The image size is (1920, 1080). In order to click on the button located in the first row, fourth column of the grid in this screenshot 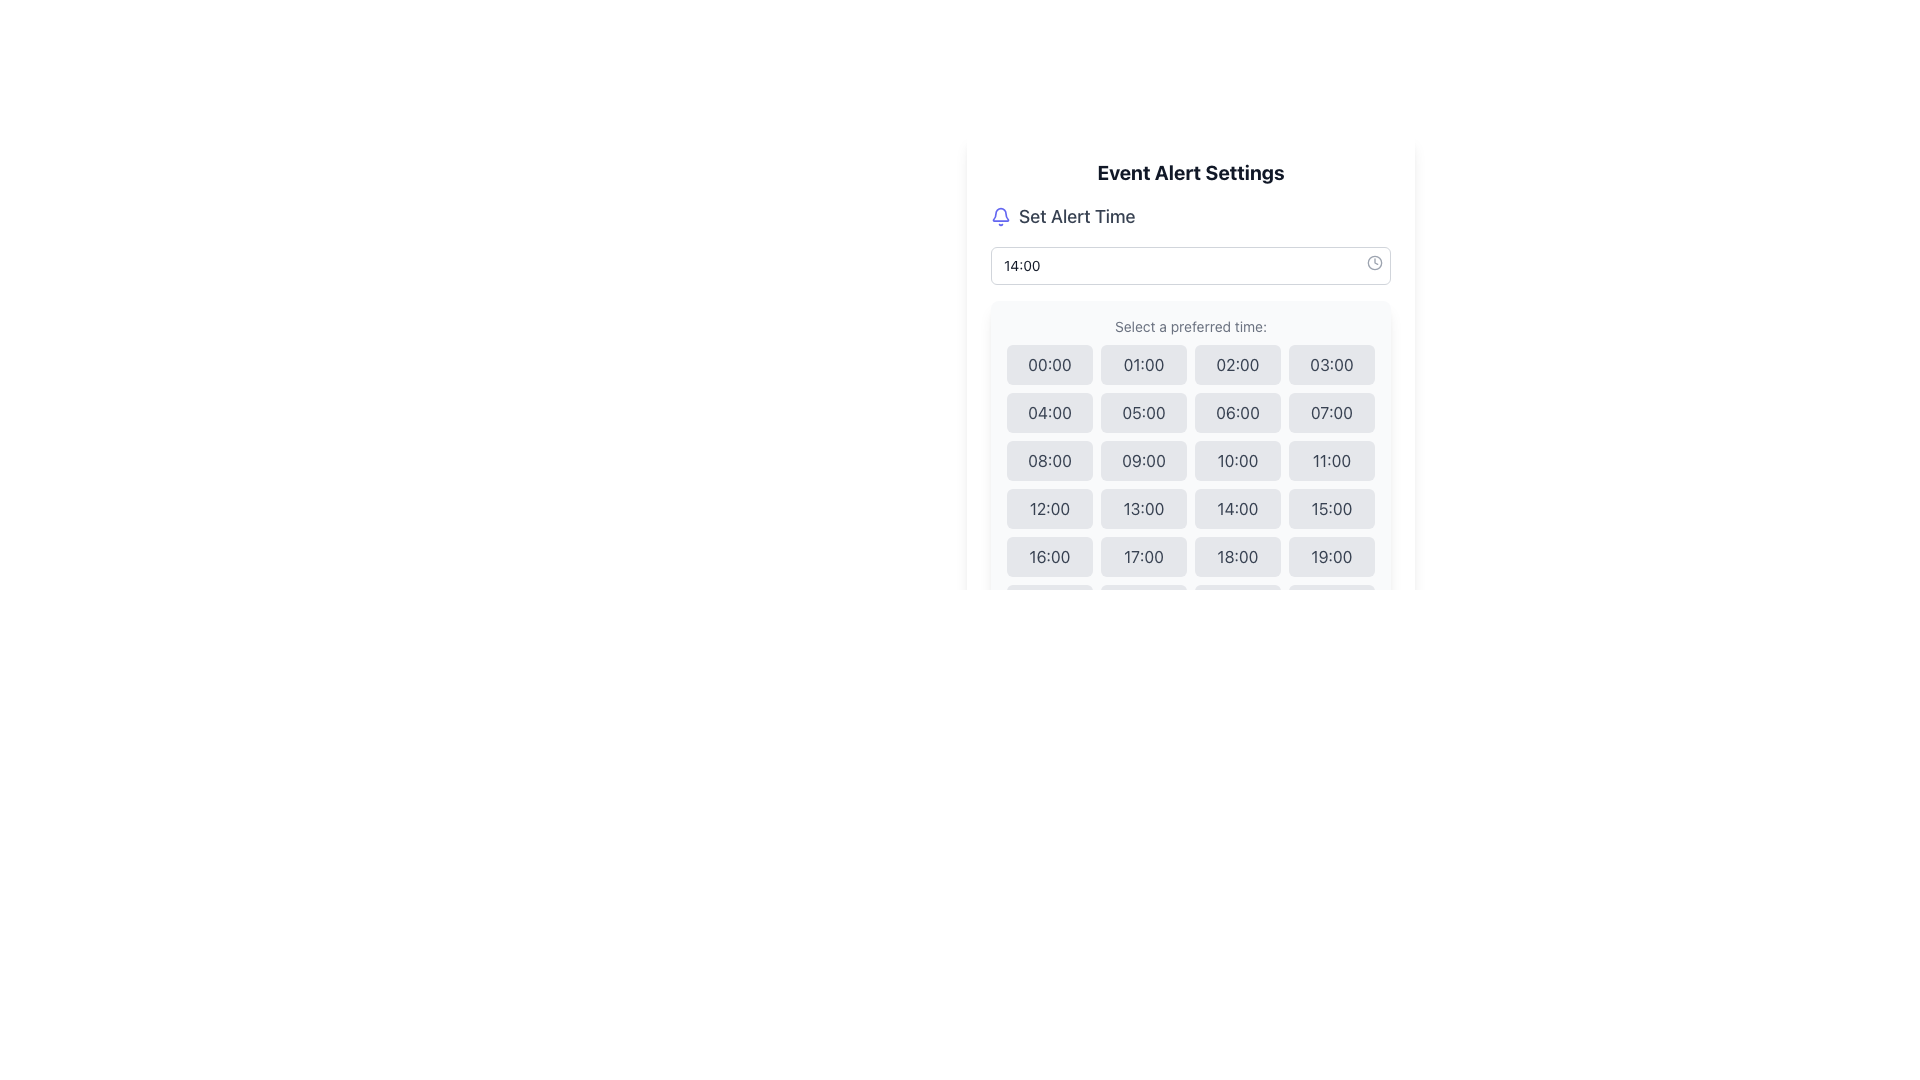, I will do `click(1331, 365)`.